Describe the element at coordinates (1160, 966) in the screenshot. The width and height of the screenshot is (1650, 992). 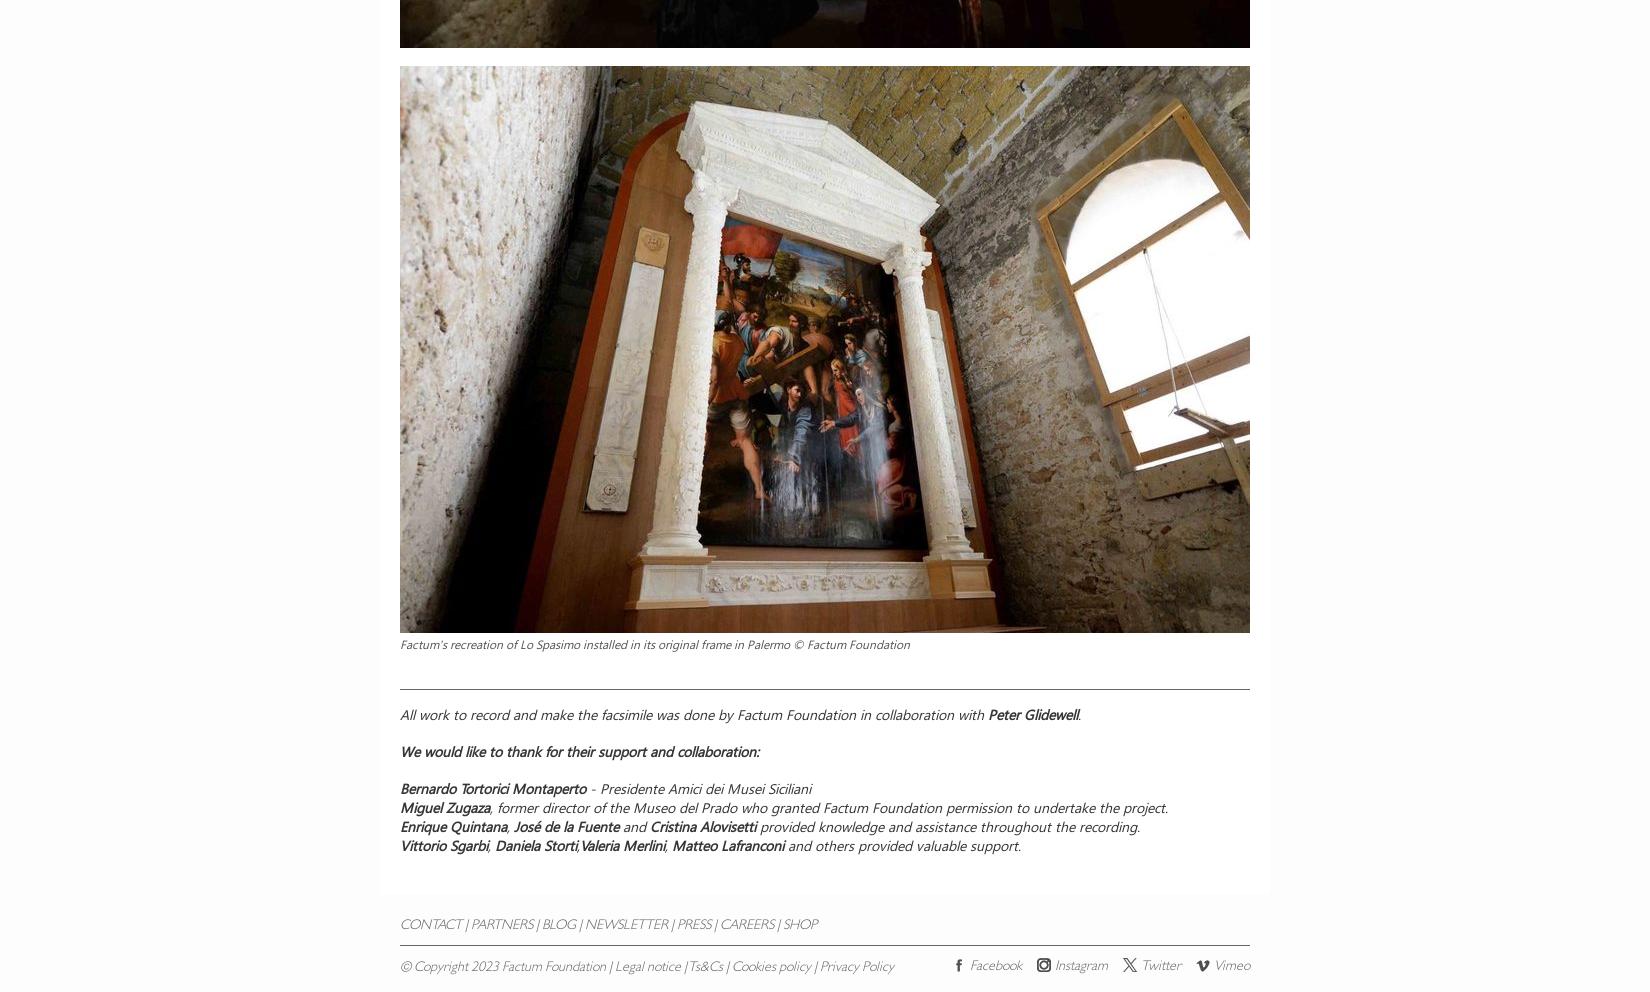
I see `'Twitter'` at that location.